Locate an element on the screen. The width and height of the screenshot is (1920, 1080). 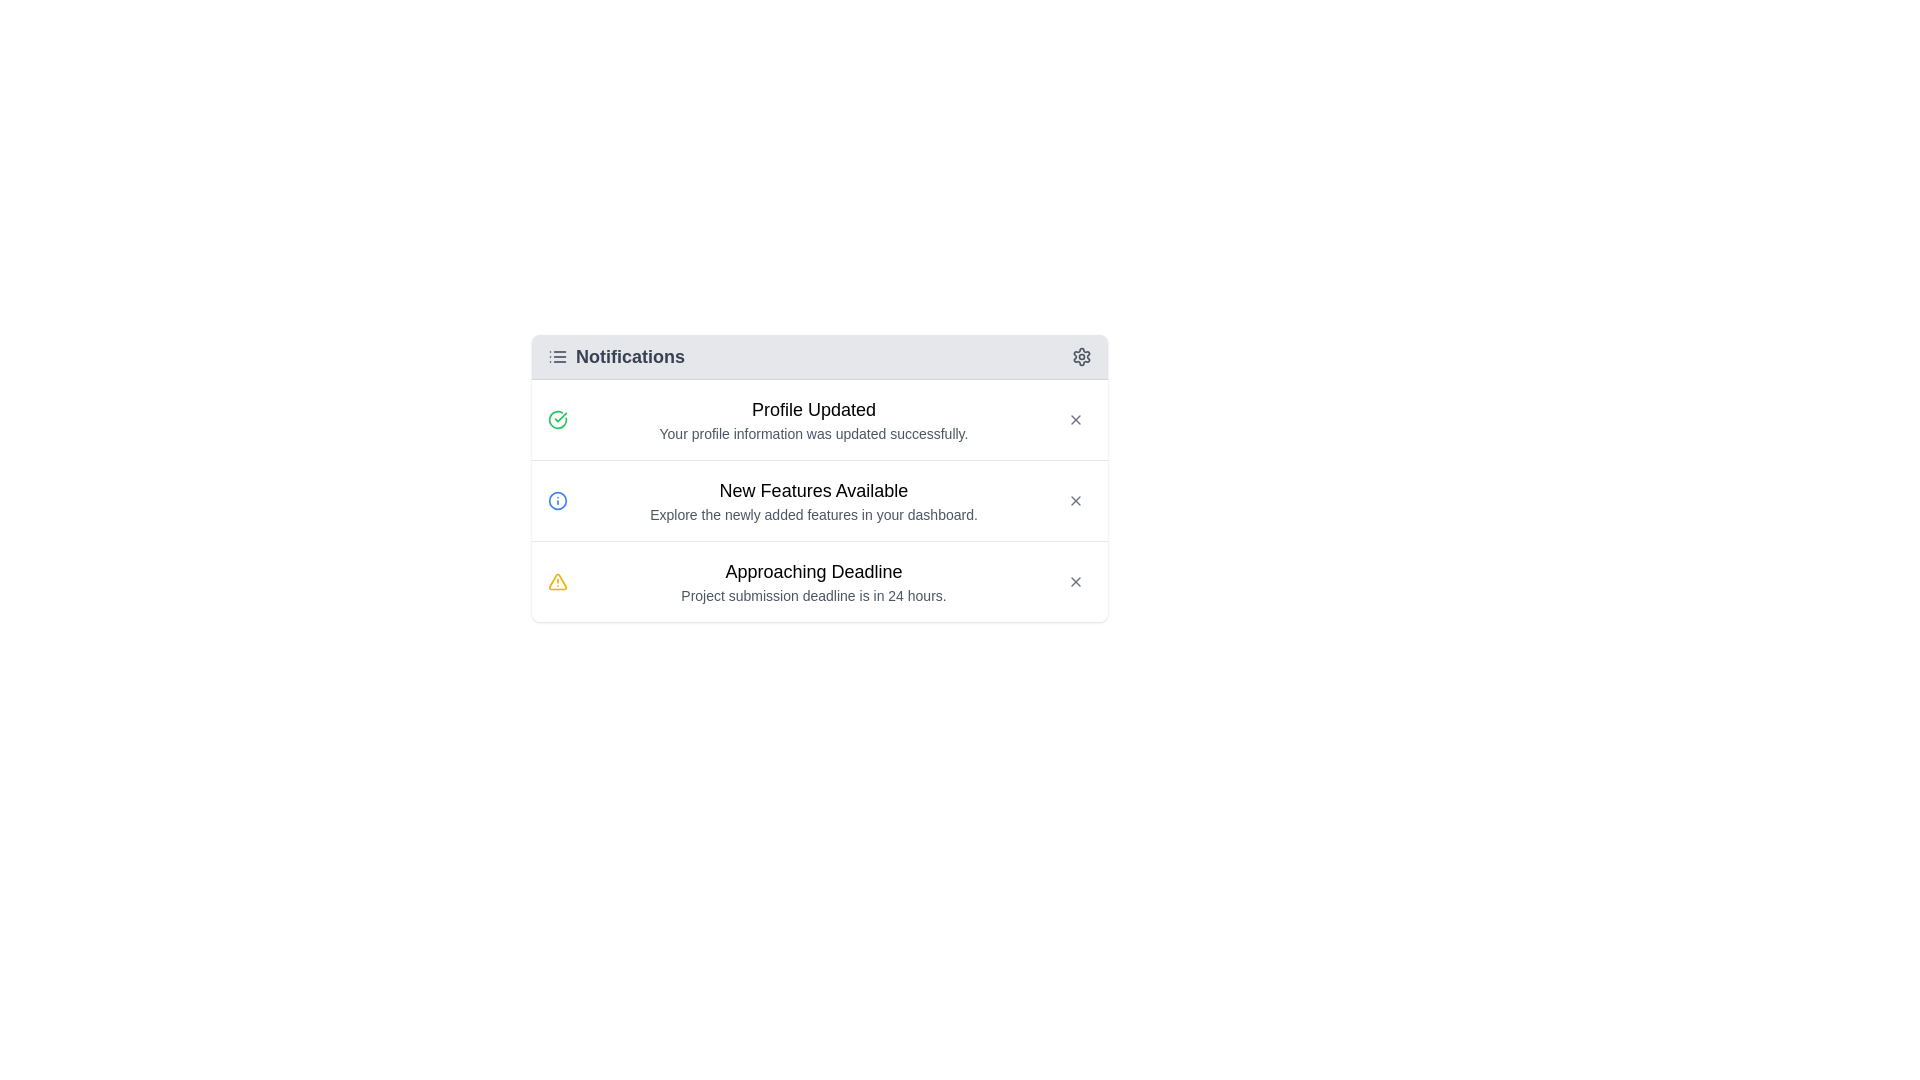
the settings icon located in the top-right corner of the notification panel, adjacent to the title 'Notifications' is located at coordinates (1080, 356).